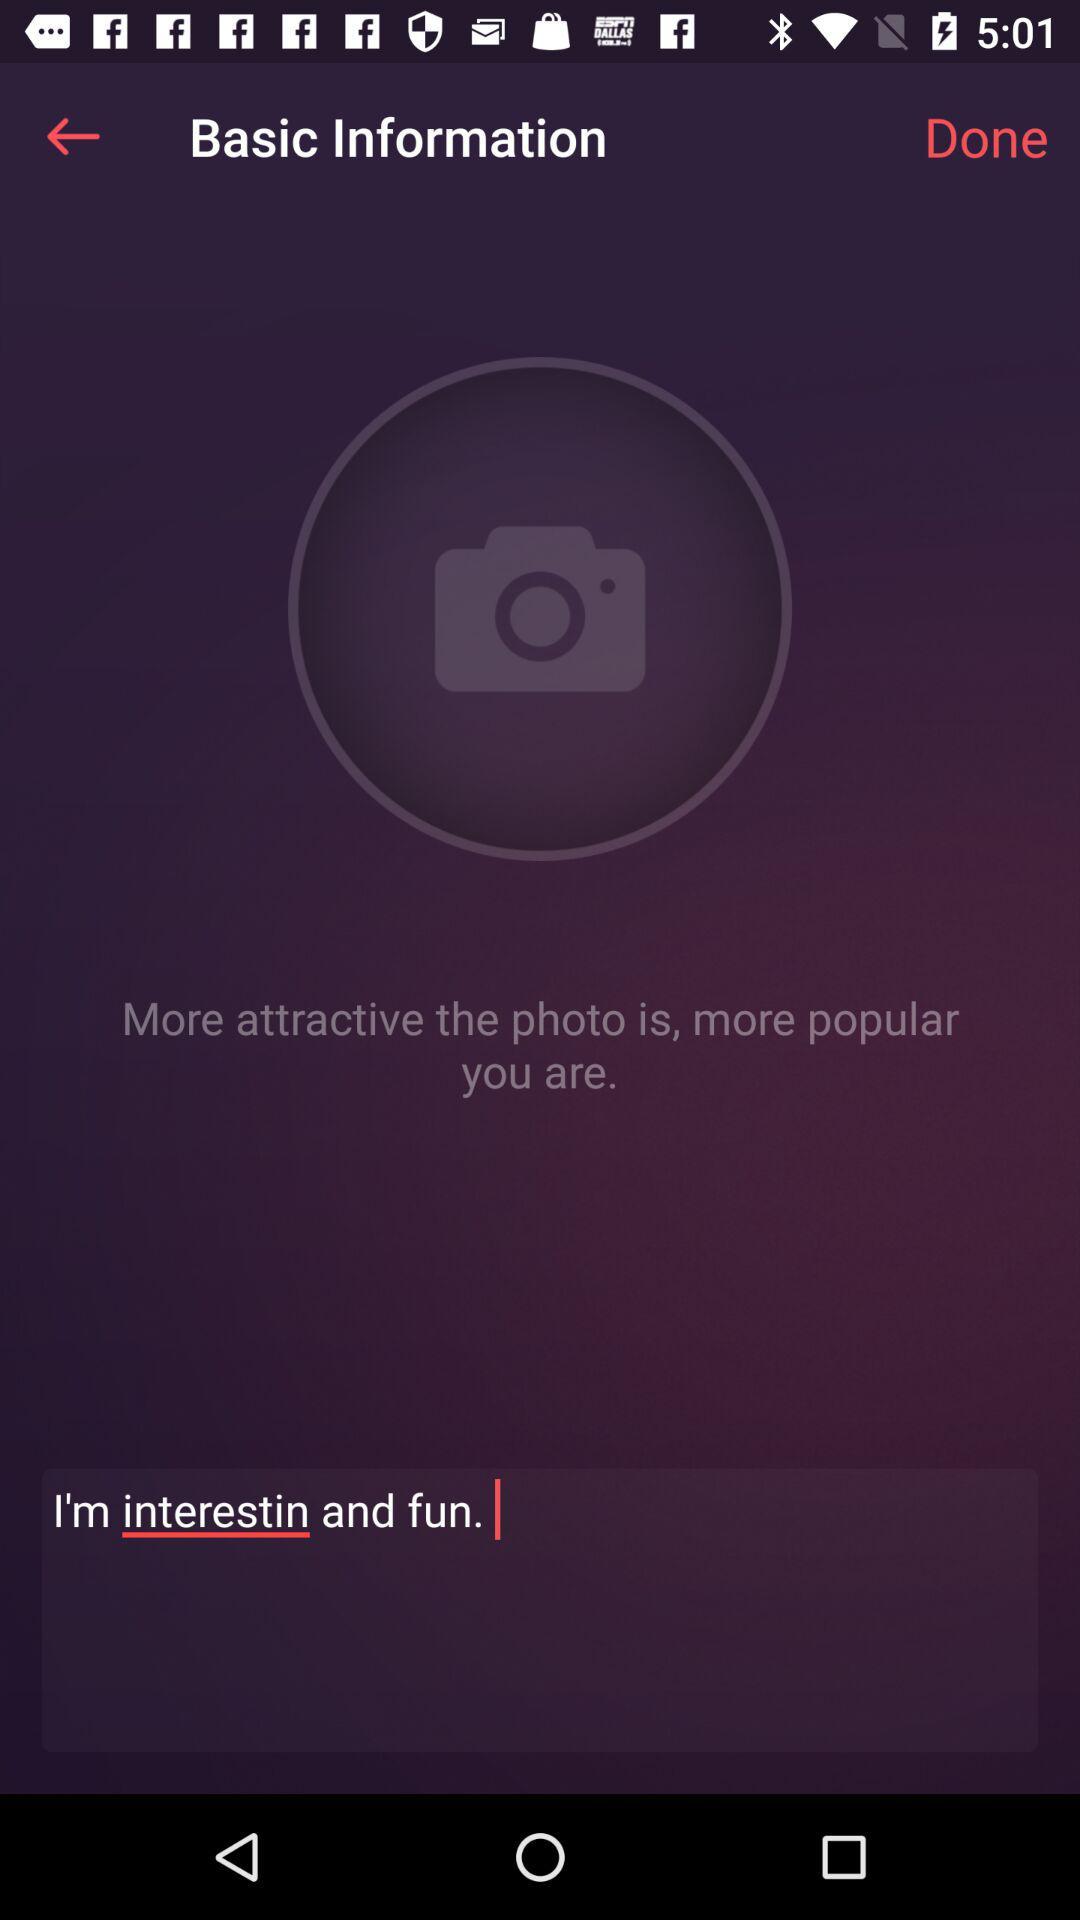  What do you see at coordinates (540, 608) in the screenshot?
I see `photo` at bounding box center [540, 608].